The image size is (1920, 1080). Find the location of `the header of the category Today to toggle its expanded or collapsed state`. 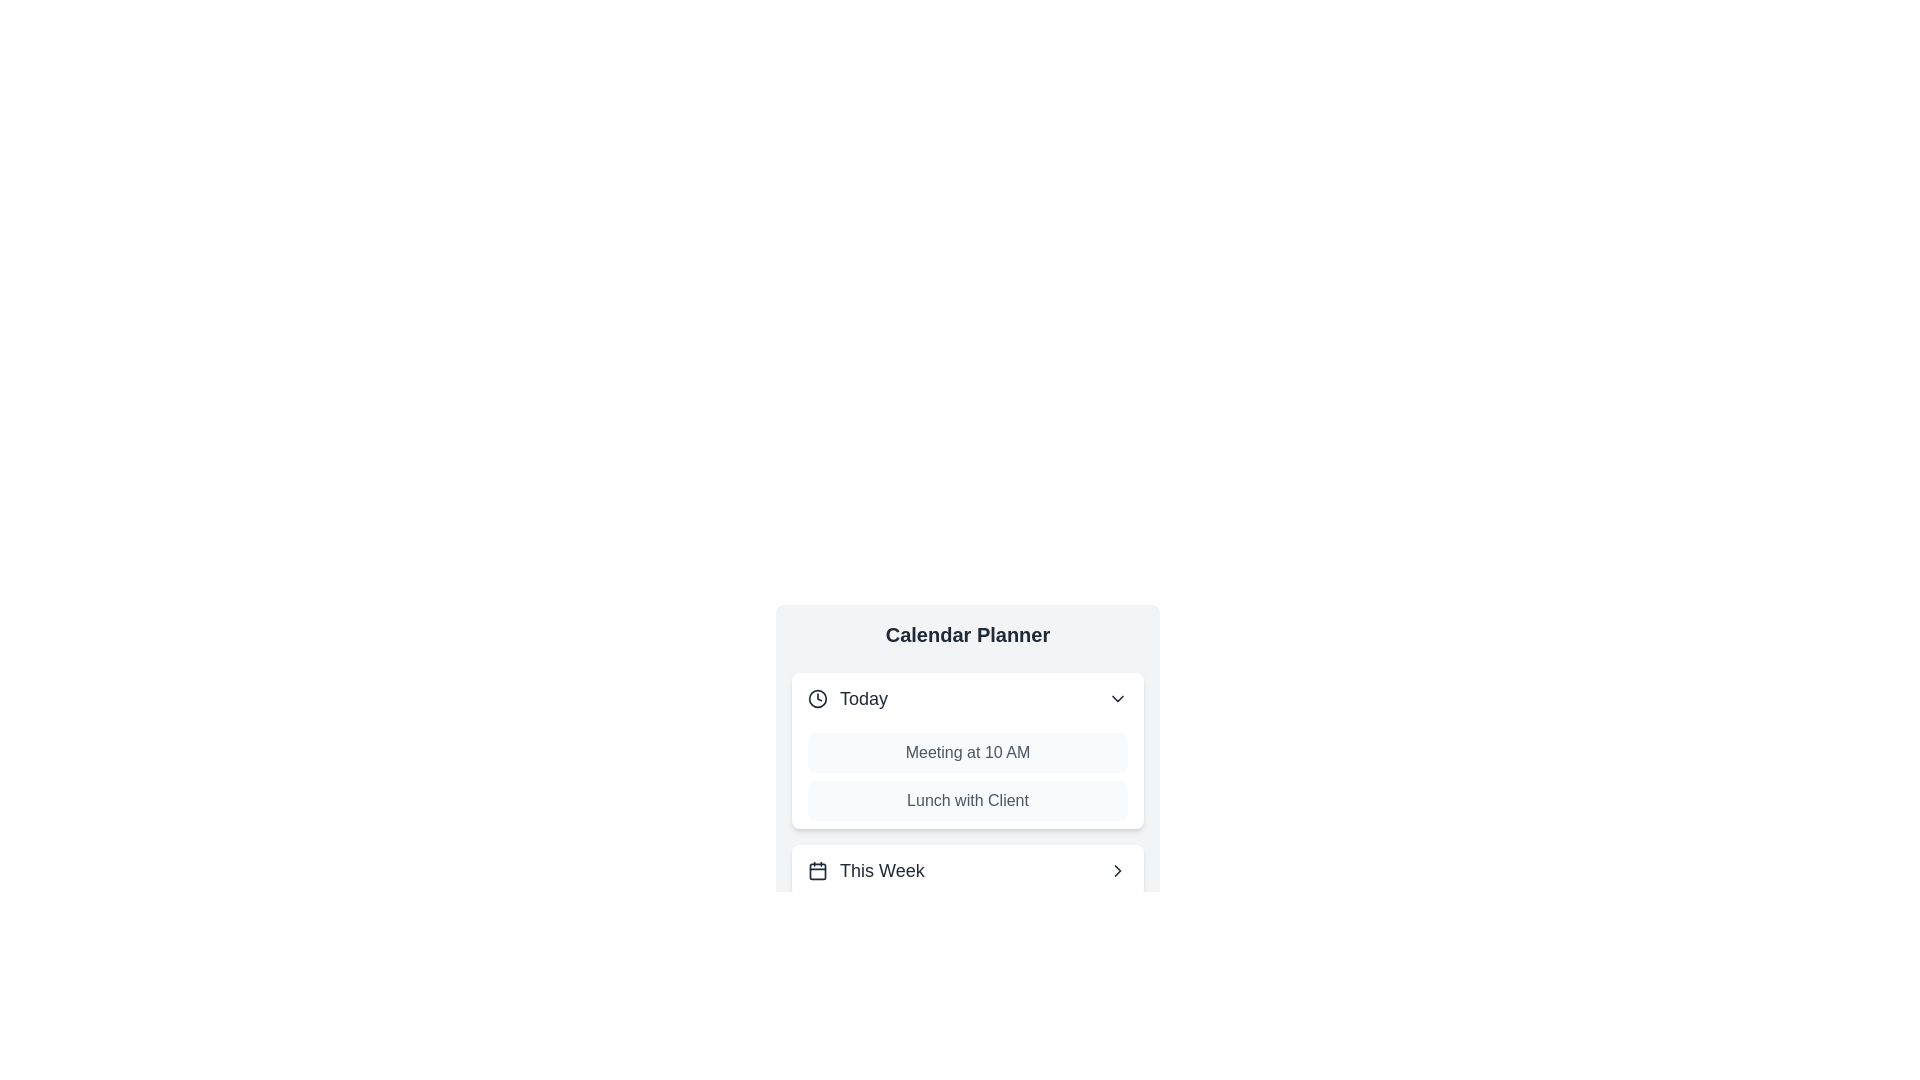

the header of the category Today to toggle its expanded or collapsed state is located at coordinates (968, 697).